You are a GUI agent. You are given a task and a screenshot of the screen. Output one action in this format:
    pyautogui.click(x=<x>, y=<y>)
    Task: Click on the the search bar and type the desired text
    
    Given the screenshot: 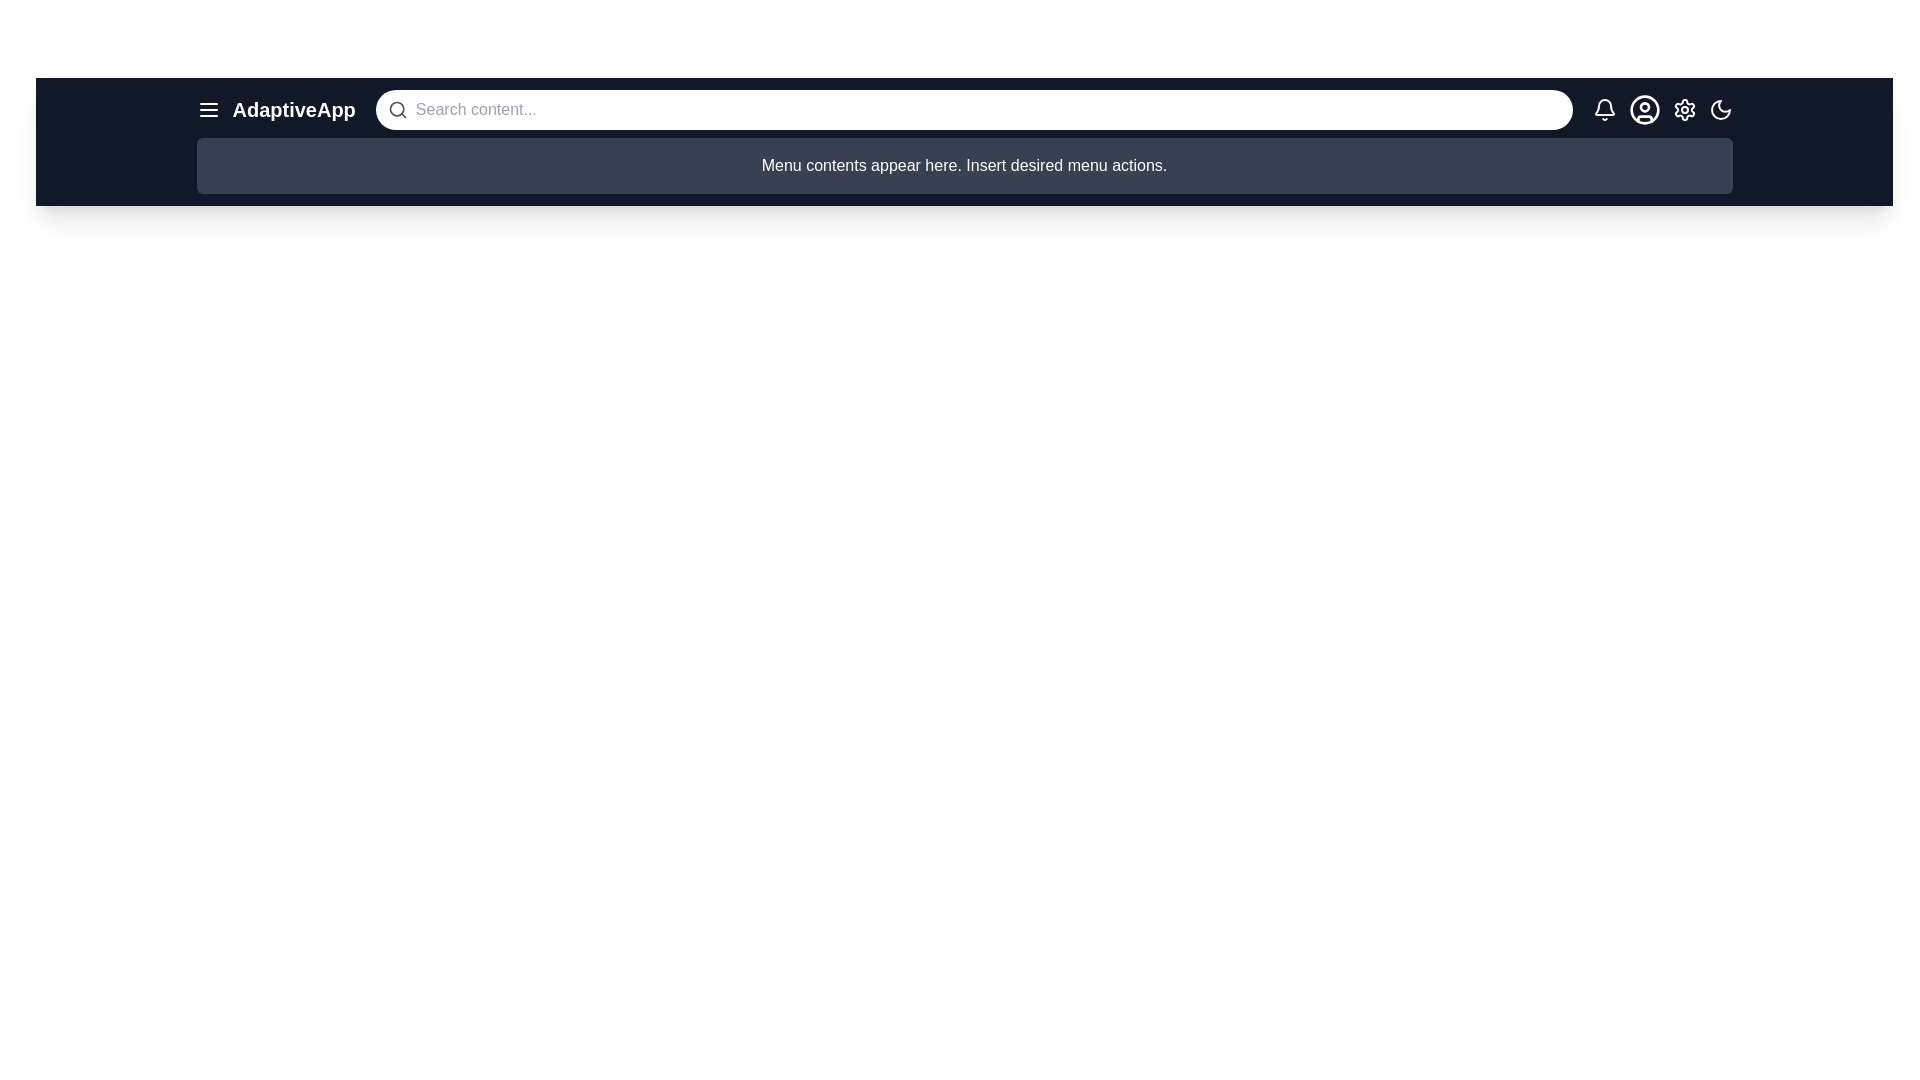 What is the action you would take?
    pyautogui.click(x=974, y=110)
    